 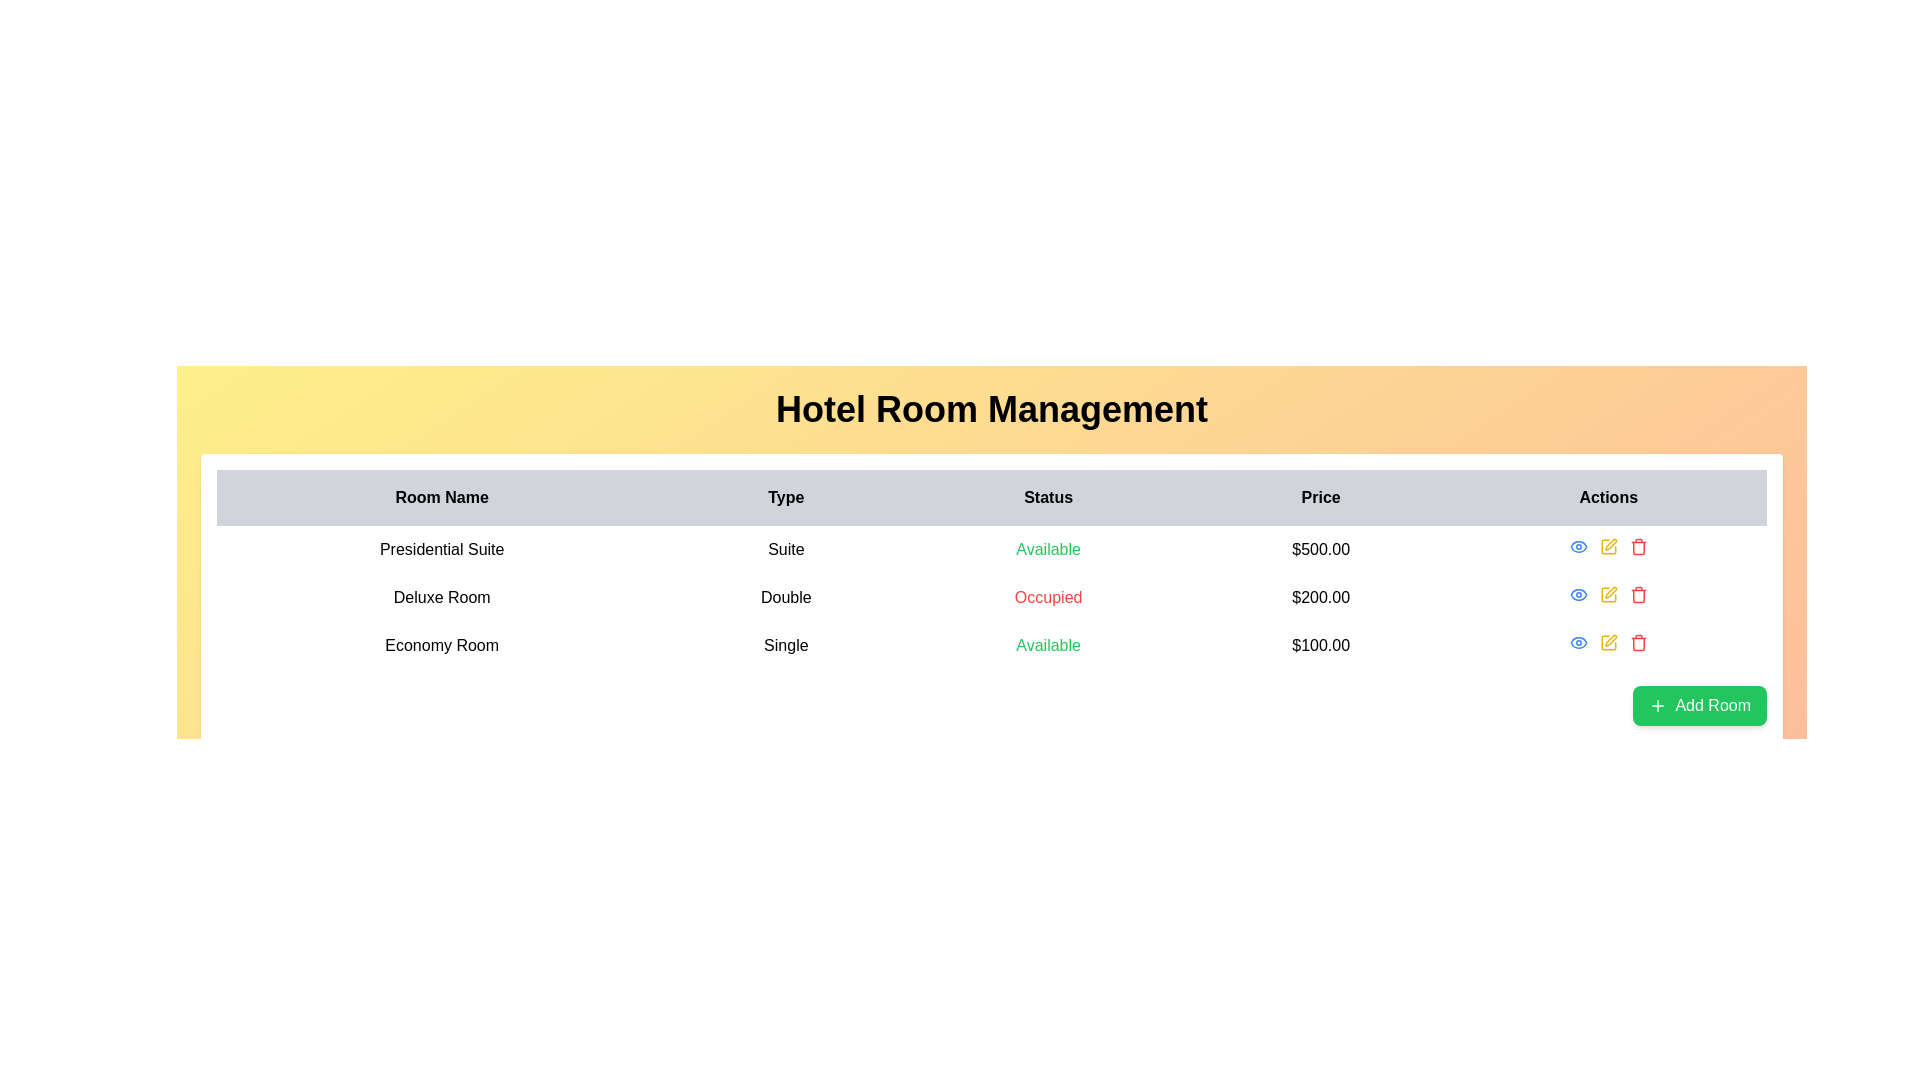 I want to click on the edit button located in the 'Actions' column of the second row for the 'Deluxe Room' entry to modify the room details, so click(x=1608, y=593).